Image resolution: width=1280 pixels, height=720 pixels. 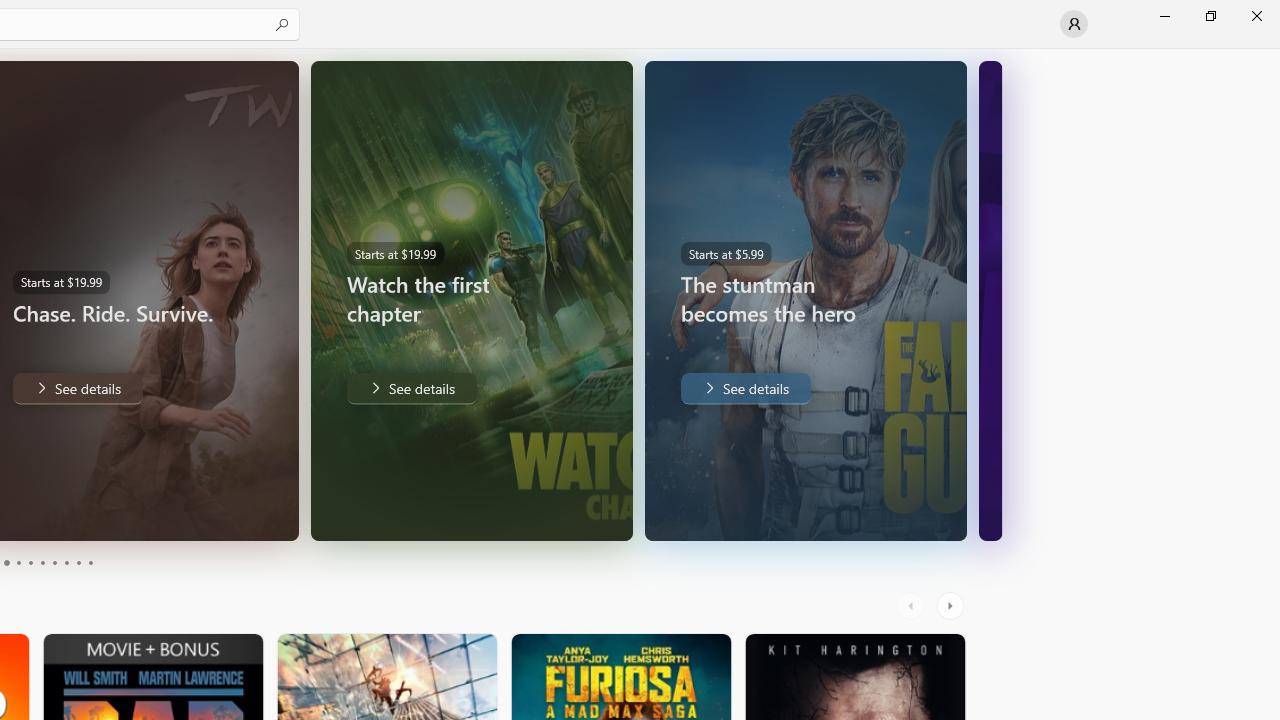 I want to click on 'Page 4', so click(x=17, y=563).